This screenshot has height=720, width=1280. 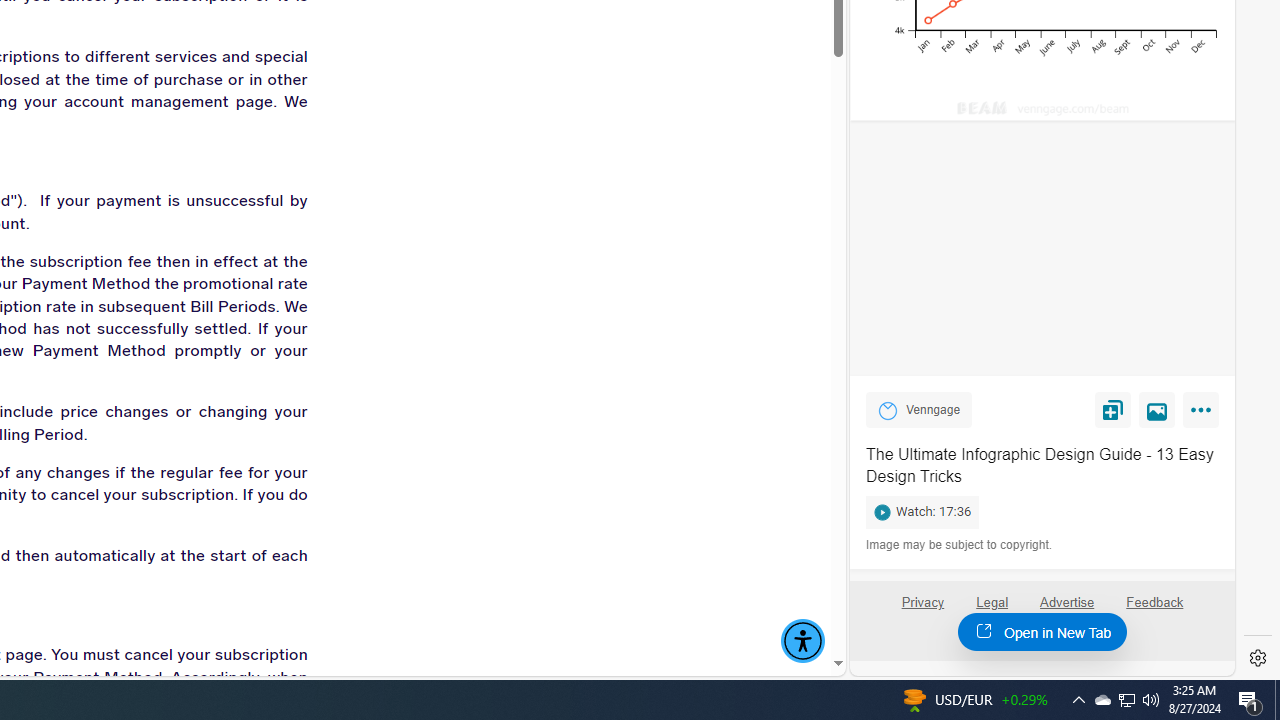 What do you see at coordinates (1041, 631) in the screenshot?
I see `'Open in New Tab'` at bounding box center [1041, 631].